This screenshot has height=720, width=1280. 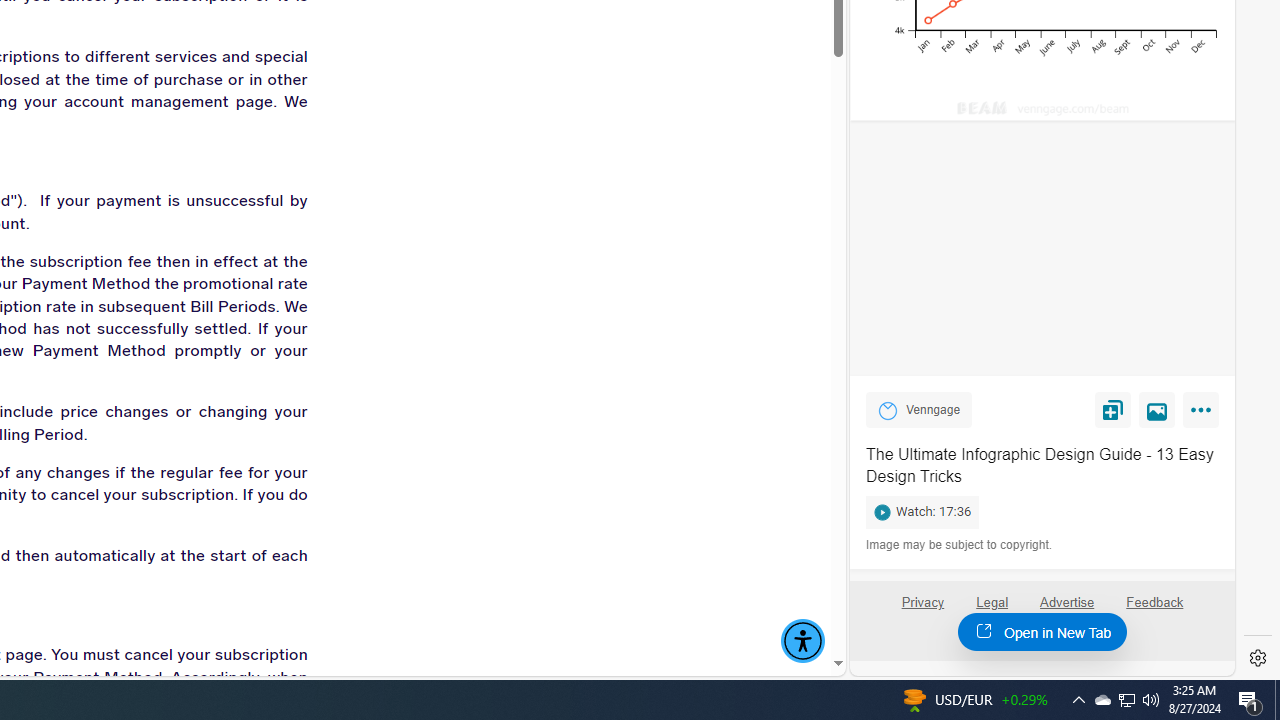 What do you see at coordinates (1041, 631) in the screenshot?
I see `'Open in New Tab'` at bounding box center [1041, 631].